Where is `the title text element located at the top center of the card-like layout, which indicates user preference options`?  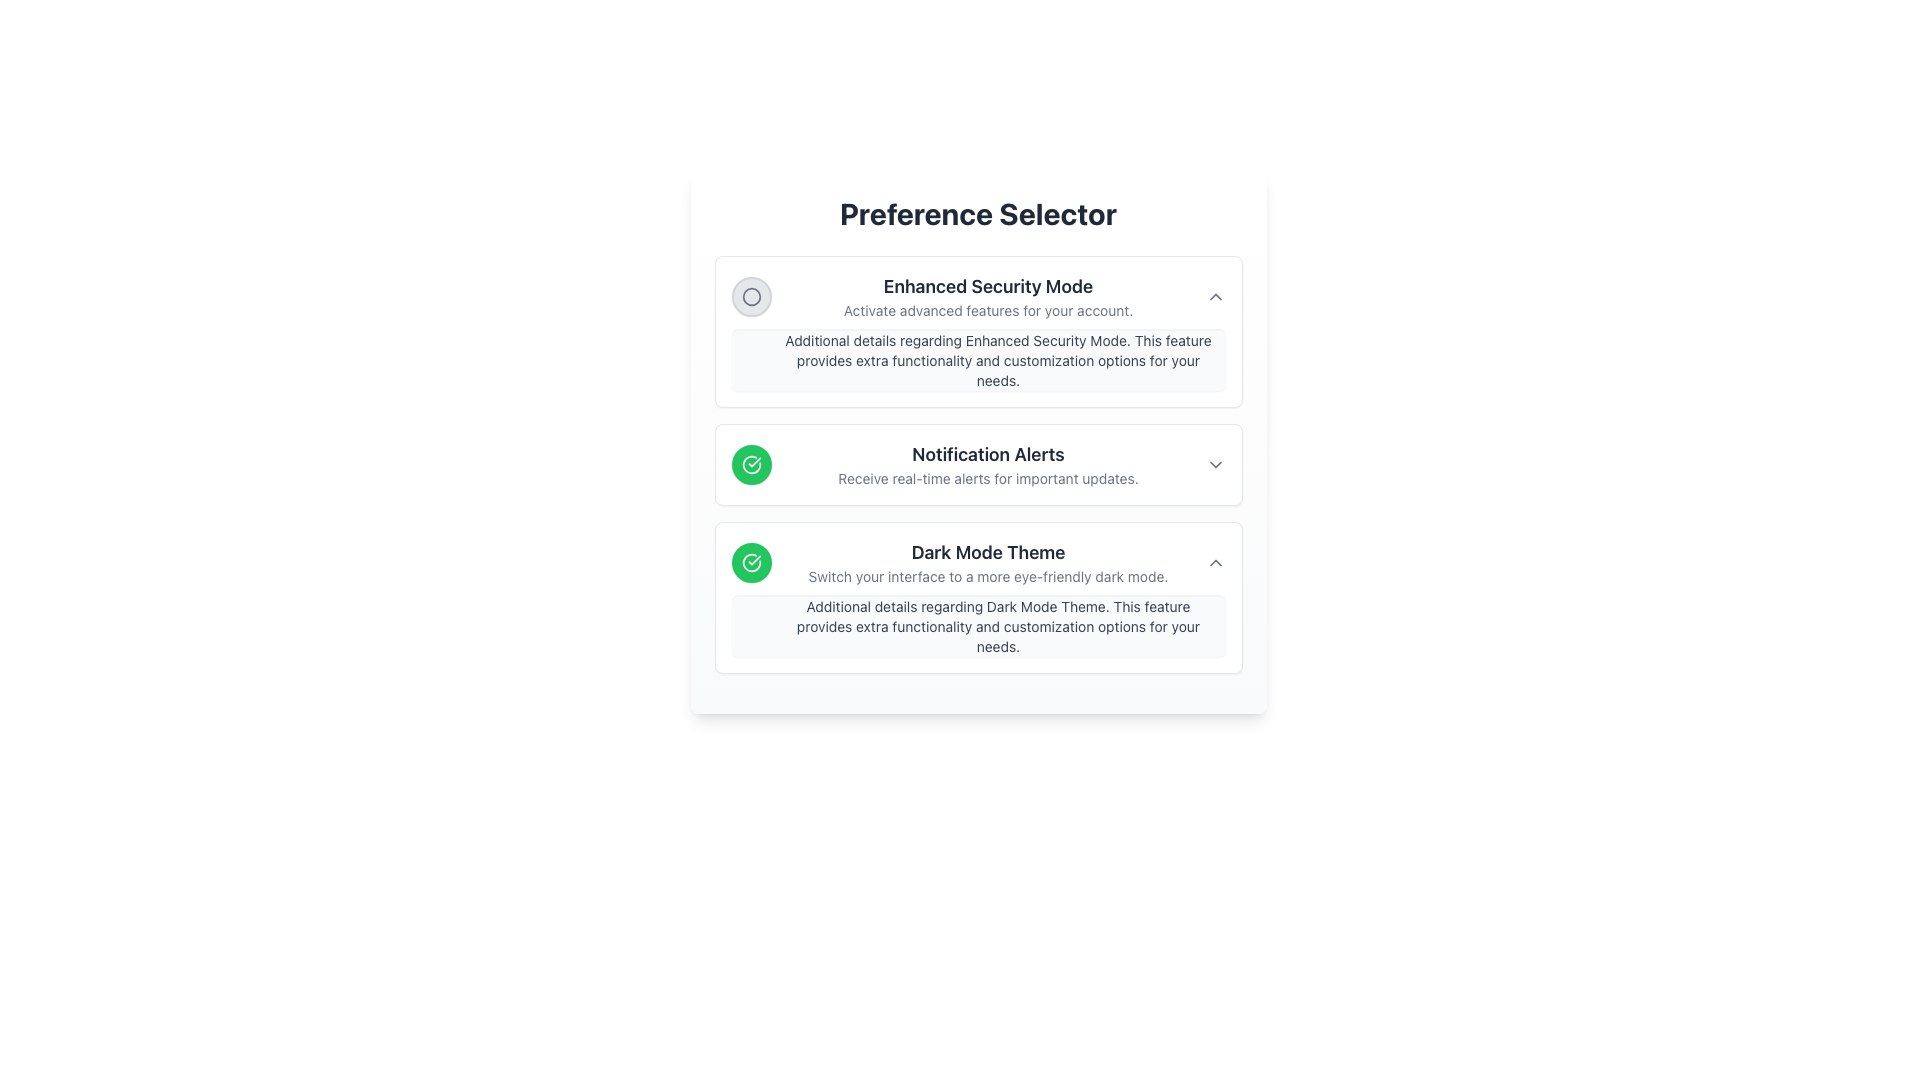 the title text element located at the top center of the card-like layout, which indicates user preference options is located at coordinates (978, 213).